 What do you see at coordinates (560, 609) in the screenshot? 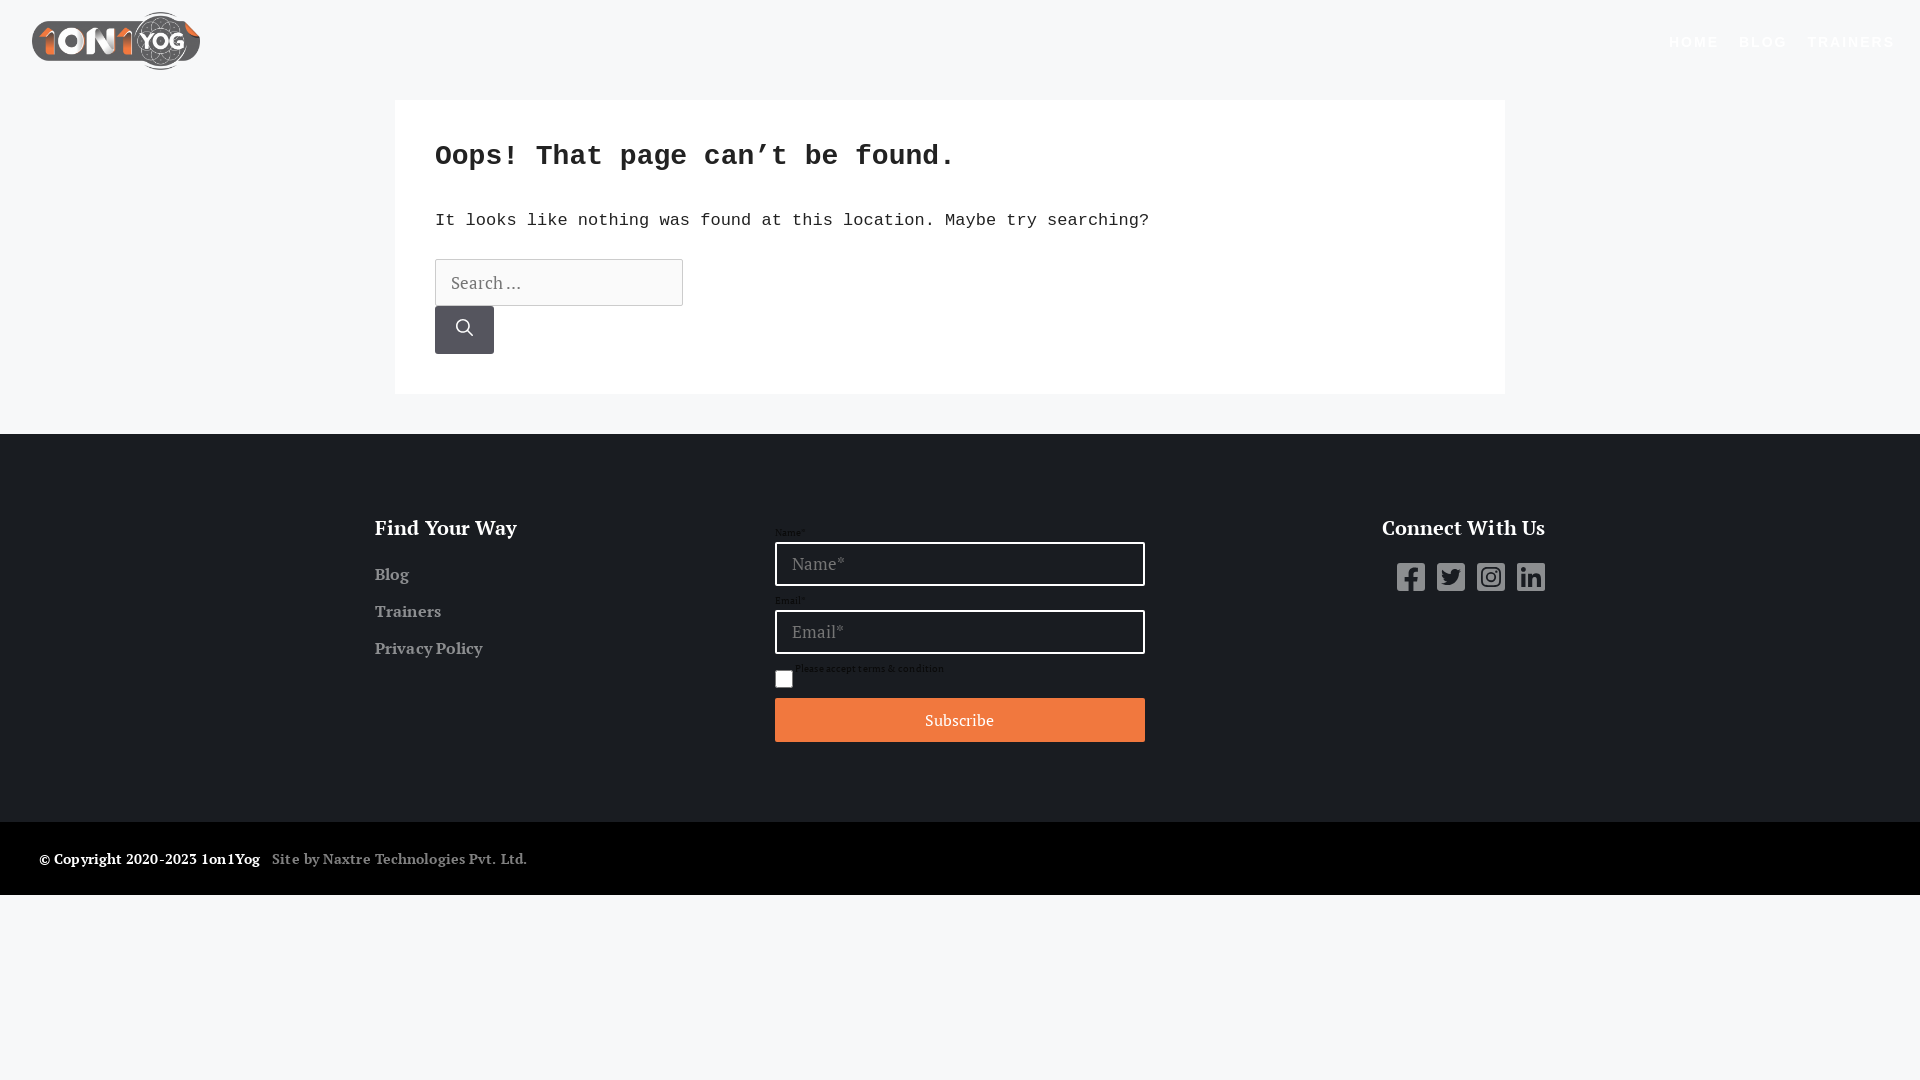
I see `'Trainers'` at bounding box center [560, 609].